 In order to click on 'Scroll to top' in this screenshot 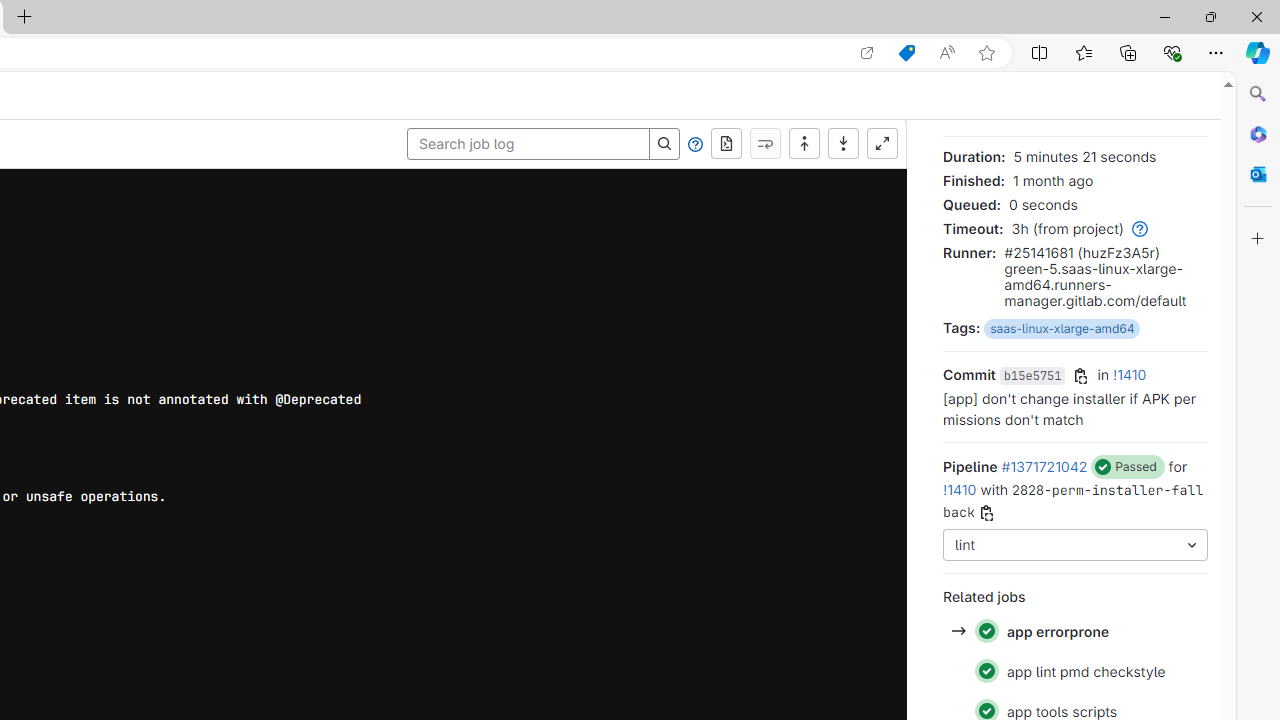, I will do `click(804, 143)`.